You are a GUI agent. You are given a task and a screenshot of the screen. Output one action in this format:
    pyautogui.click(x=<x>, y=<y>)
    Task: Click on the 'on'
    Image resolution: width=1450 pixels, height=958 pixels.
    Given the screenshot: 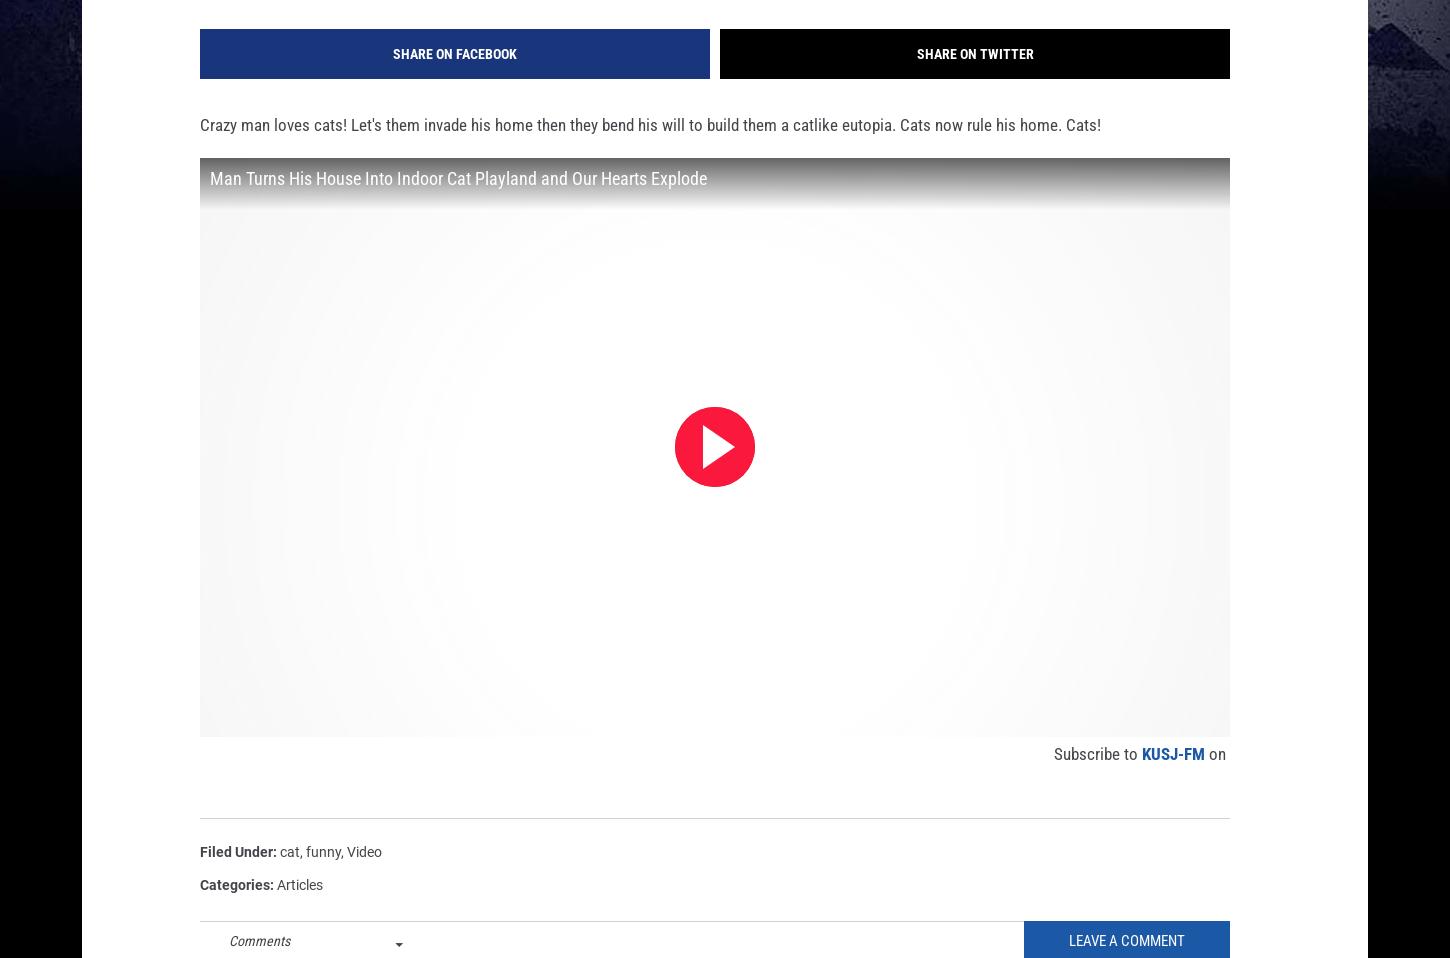 What is the action you would take?
    pyautogui.click(x=1217, y=786)
    